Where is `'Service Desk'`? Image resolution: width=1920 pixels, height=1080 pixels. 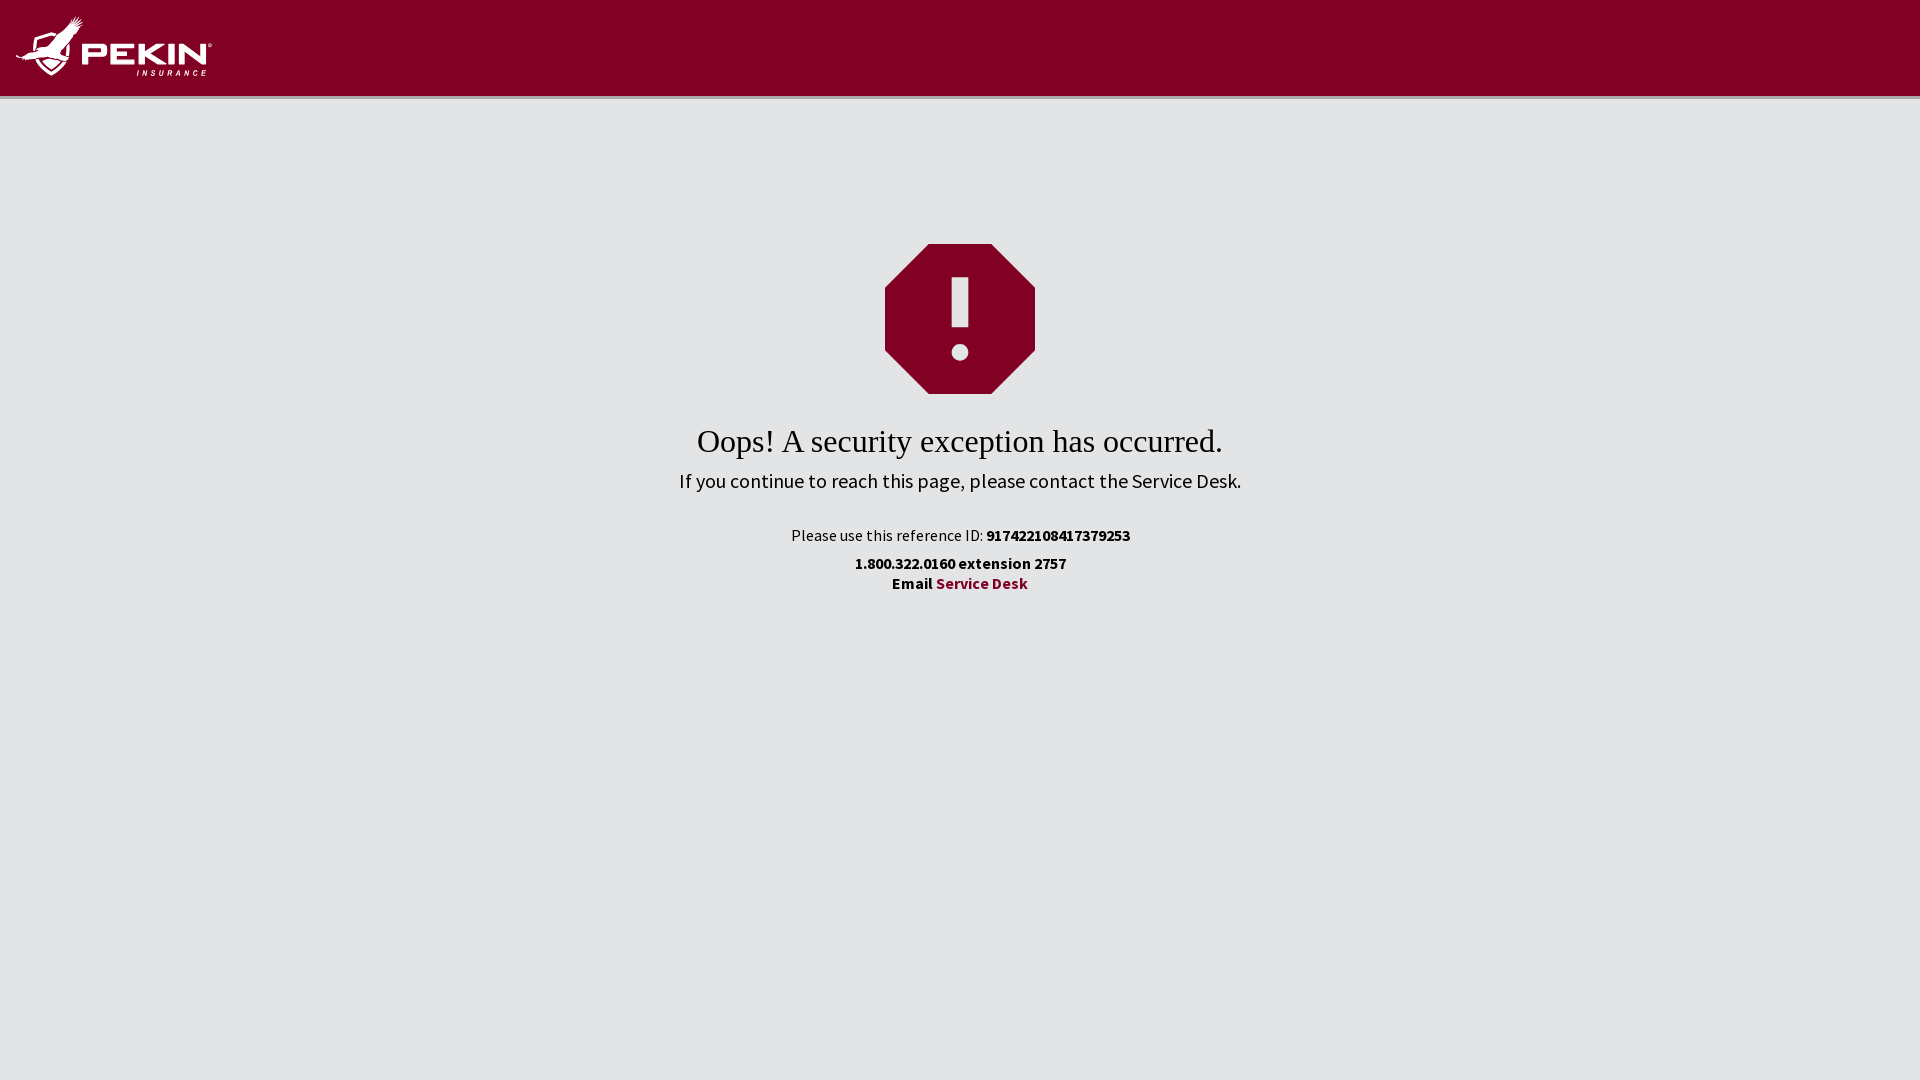
'Service Desk' is located at coordinates (982, 582).